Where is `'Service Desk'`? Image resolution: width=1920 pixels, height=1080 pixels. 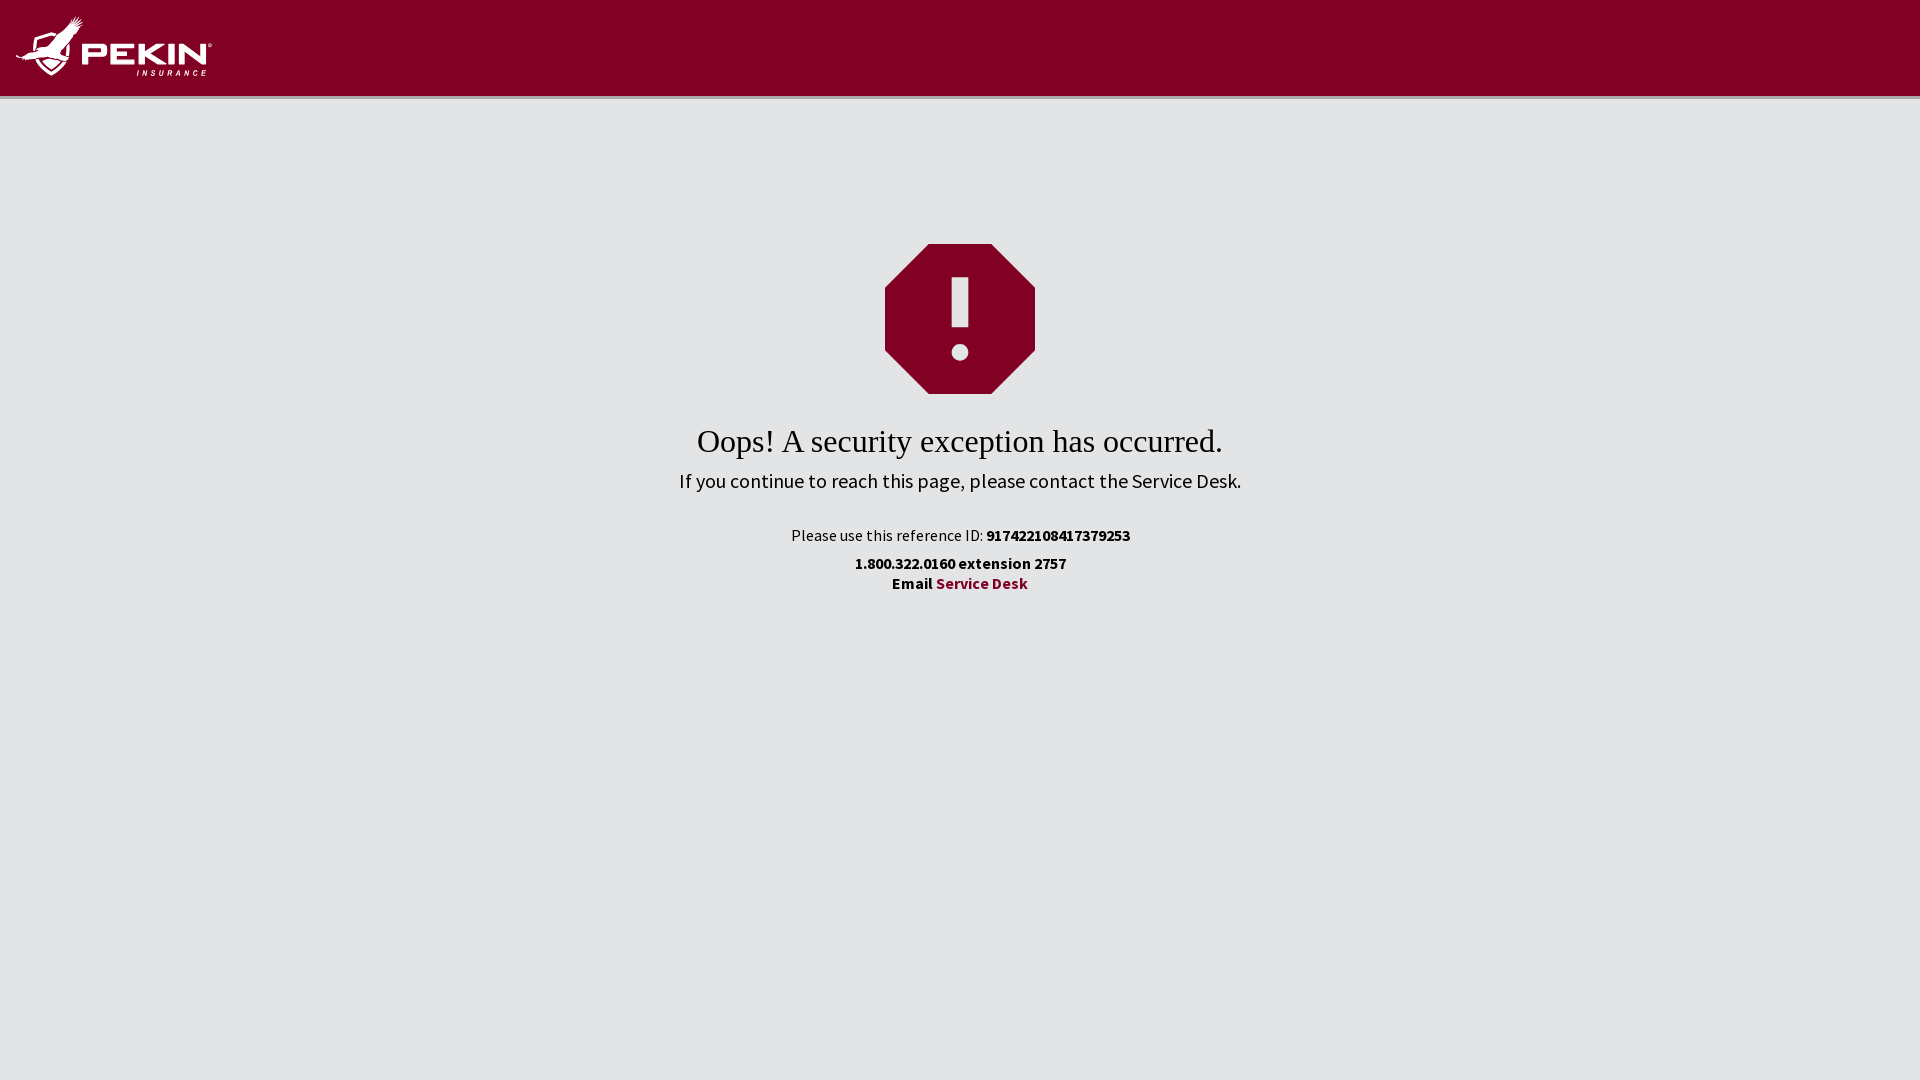
'Service Desk' is located at coordinates (982, 582).